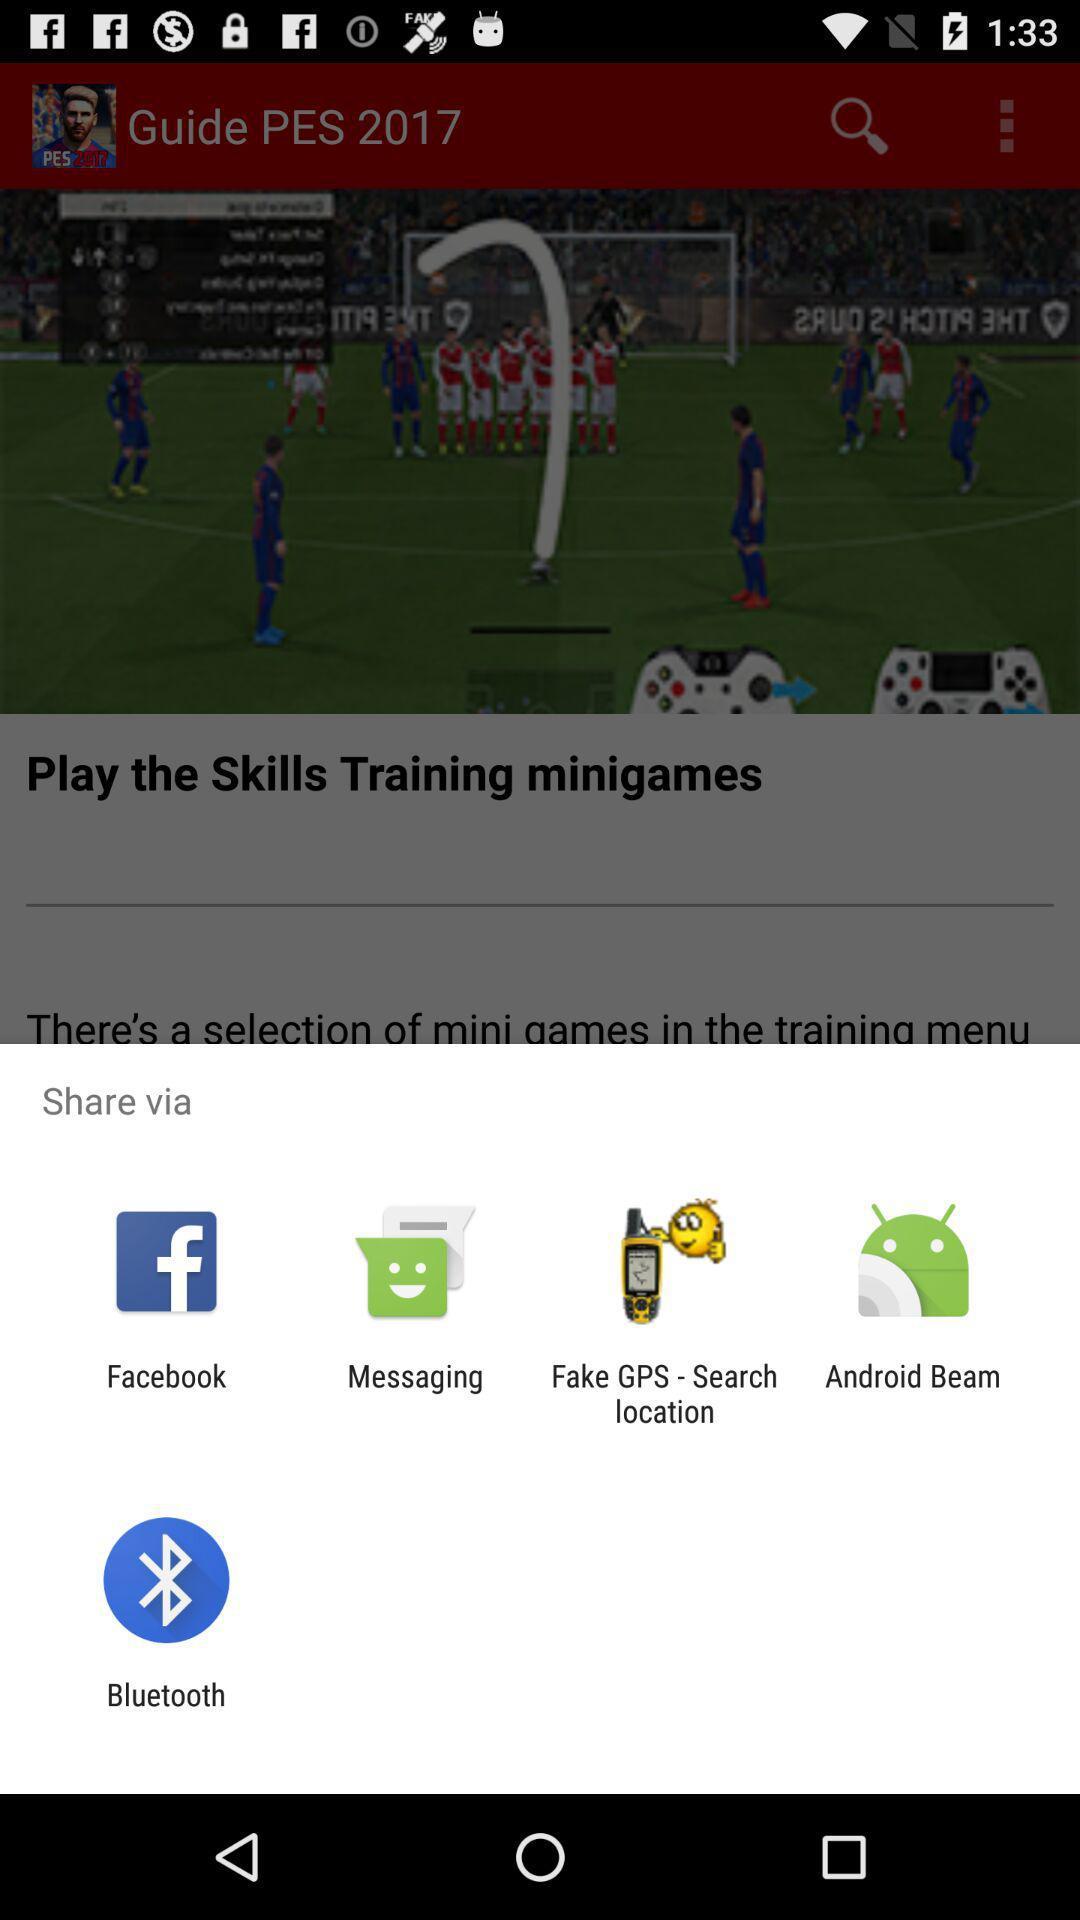  What do you see at coordinates (664, 1392) in the screenshot?
I see `icon to the right of the messaging item` at bounding box center [664, 1392].